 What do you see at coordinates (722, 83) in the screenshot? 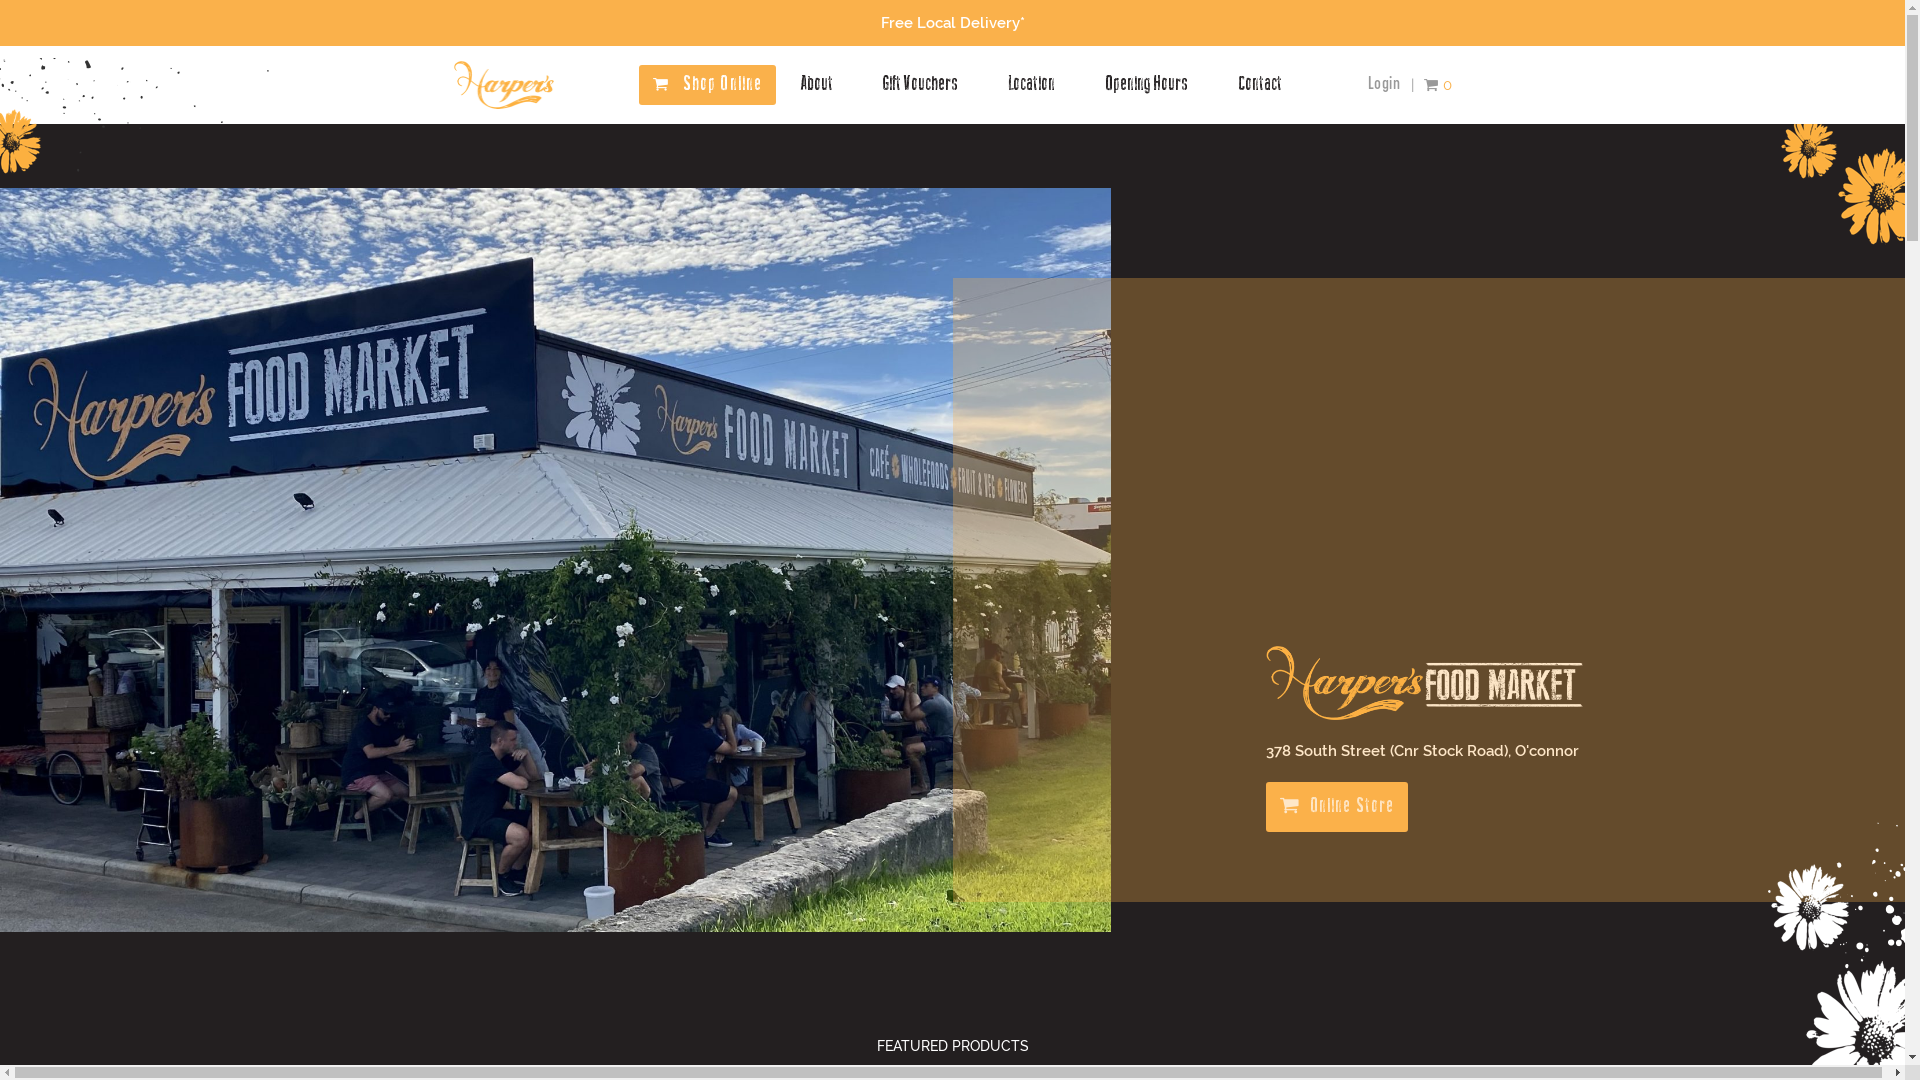
I see `'Shop Online'` at bounding box center [722, 83].